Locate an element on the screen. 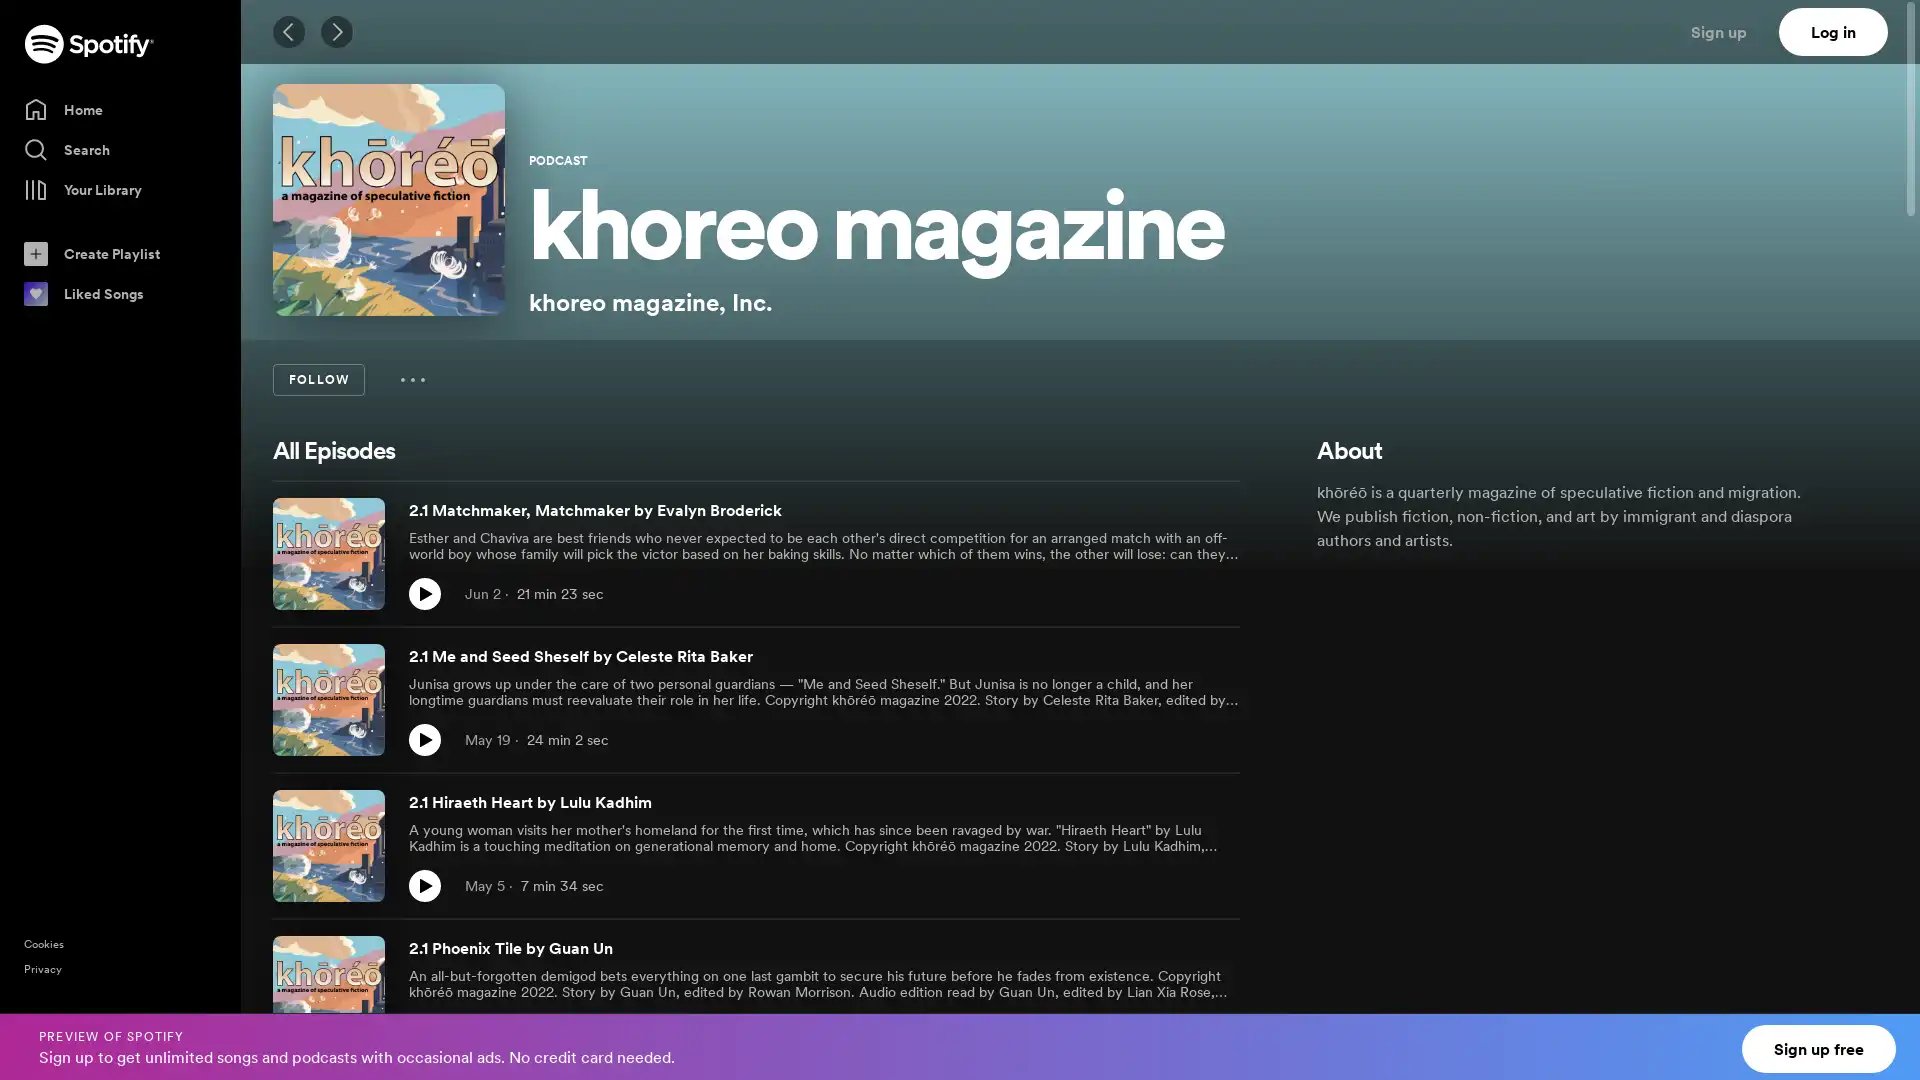 The image size is (1920, 1080). Log in is located at coordinates (1833, 31).